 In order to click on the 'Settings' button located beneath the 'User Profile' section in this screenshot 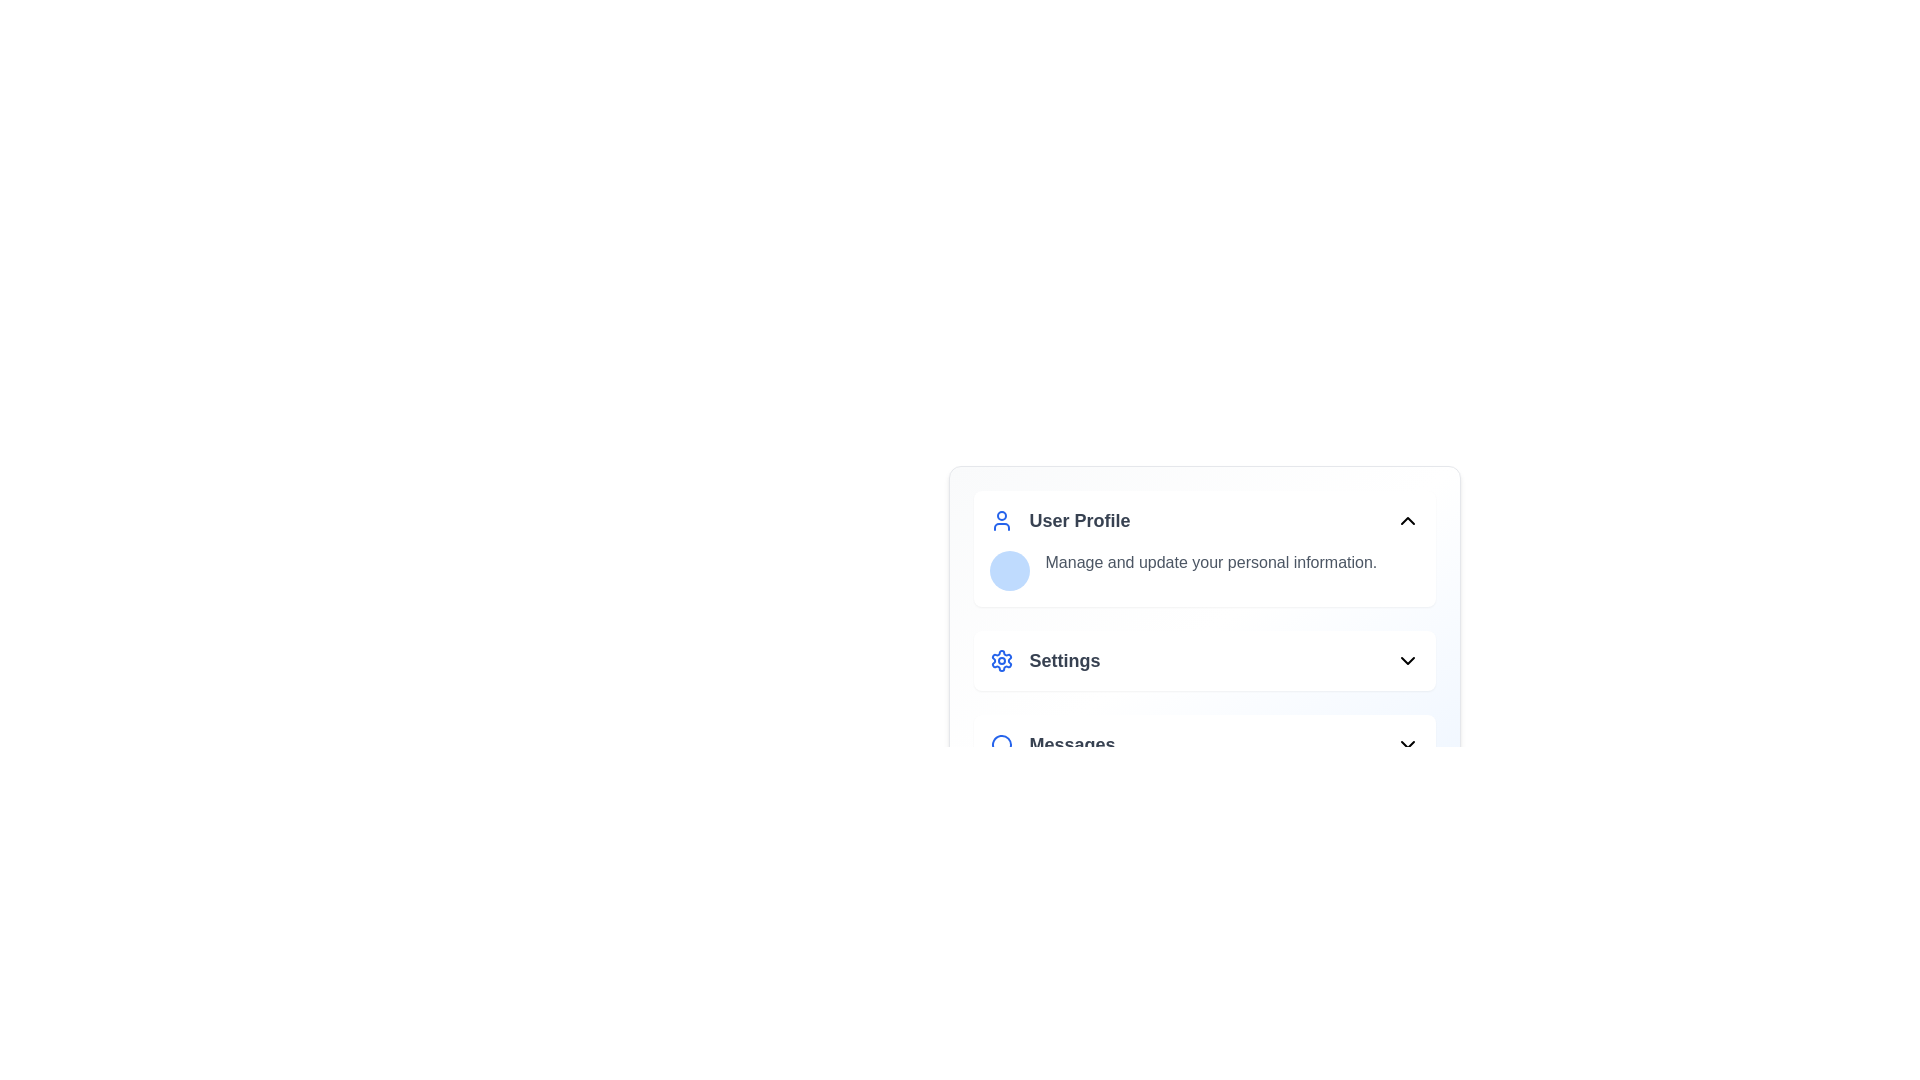, I will do `click(1044, 660)`.